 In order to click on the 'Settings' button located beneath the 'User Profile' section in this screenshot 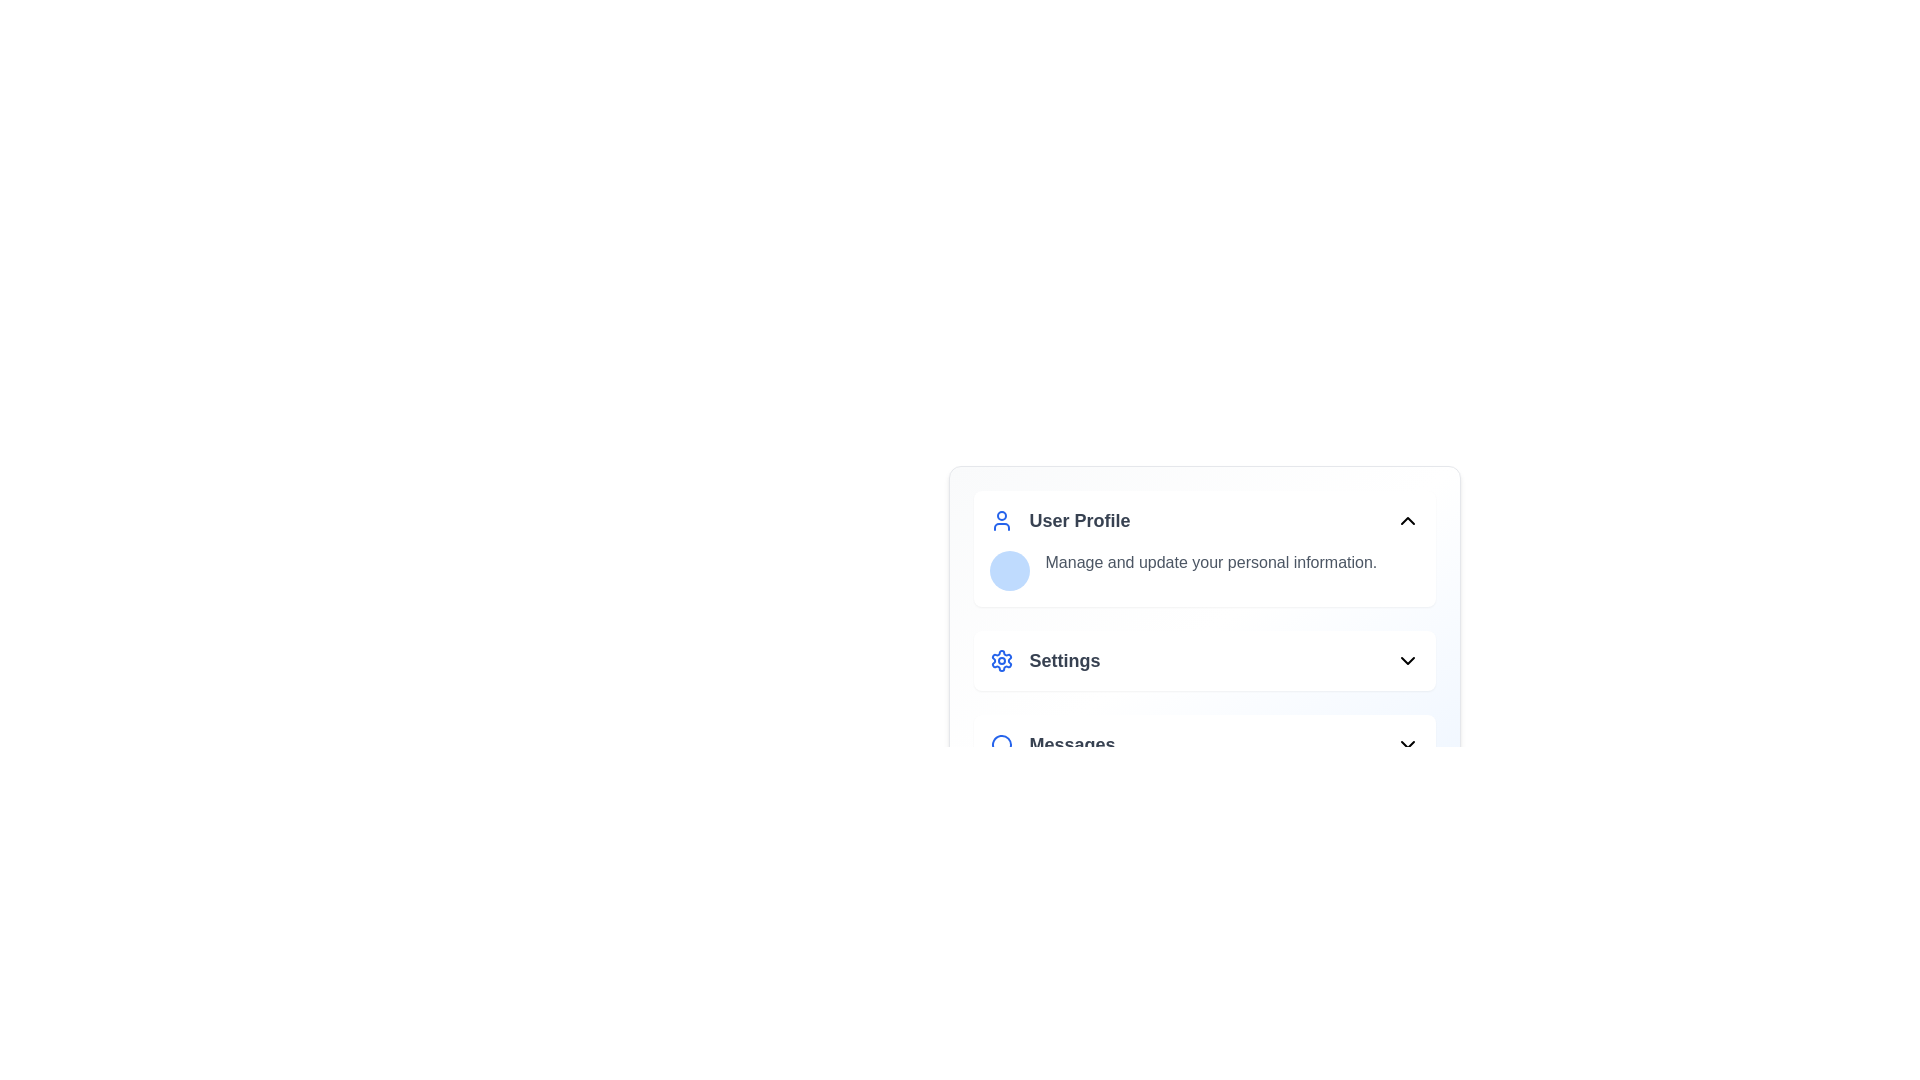, I will do `click(1044, 660)`.